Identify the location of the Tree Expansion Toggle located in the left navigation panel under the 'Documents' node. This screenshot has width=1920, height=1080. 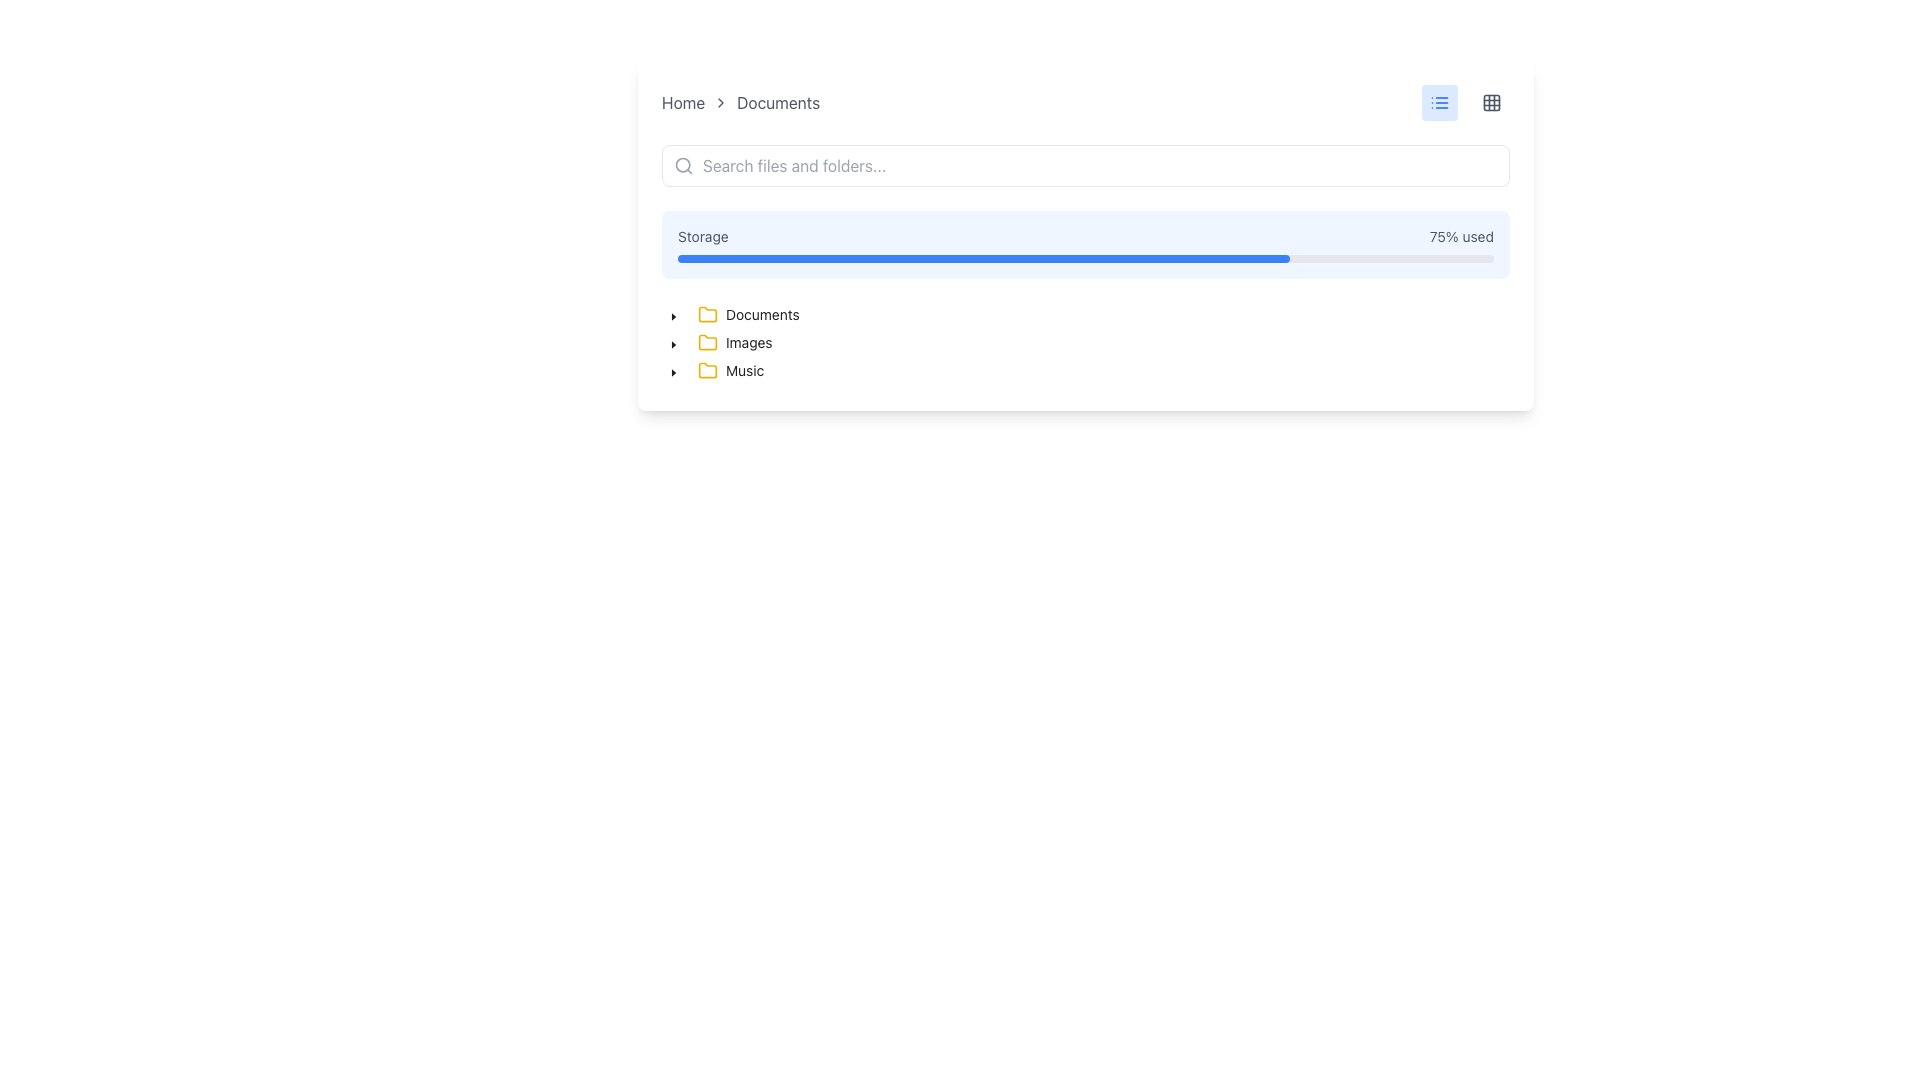
(673, 315).